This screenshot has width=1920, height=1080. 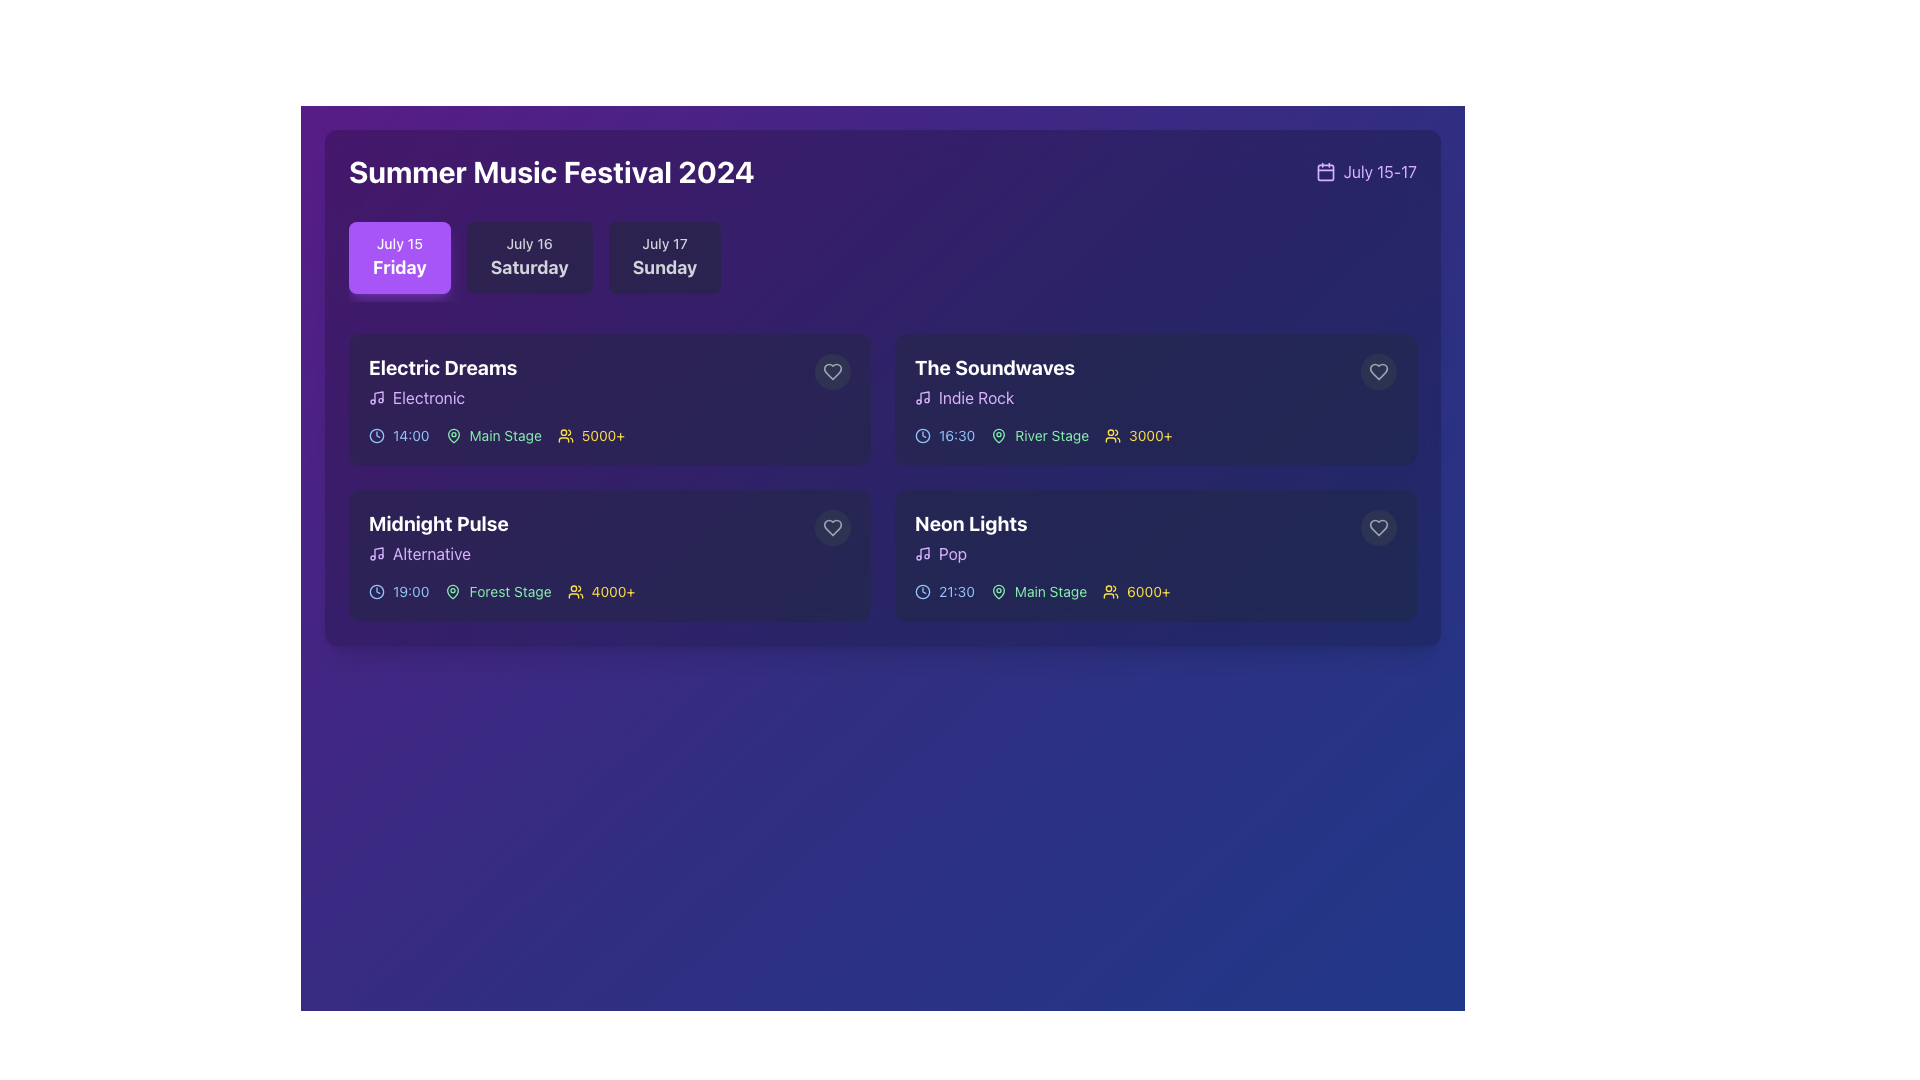 What do you see at coordinates (955, 590) in the screenshot?
I see `the static text label that indicates the starting time of the 'Neon Lights' event, which is located in the bottom right quadrant of the interface` at bounding box center [955, 590].